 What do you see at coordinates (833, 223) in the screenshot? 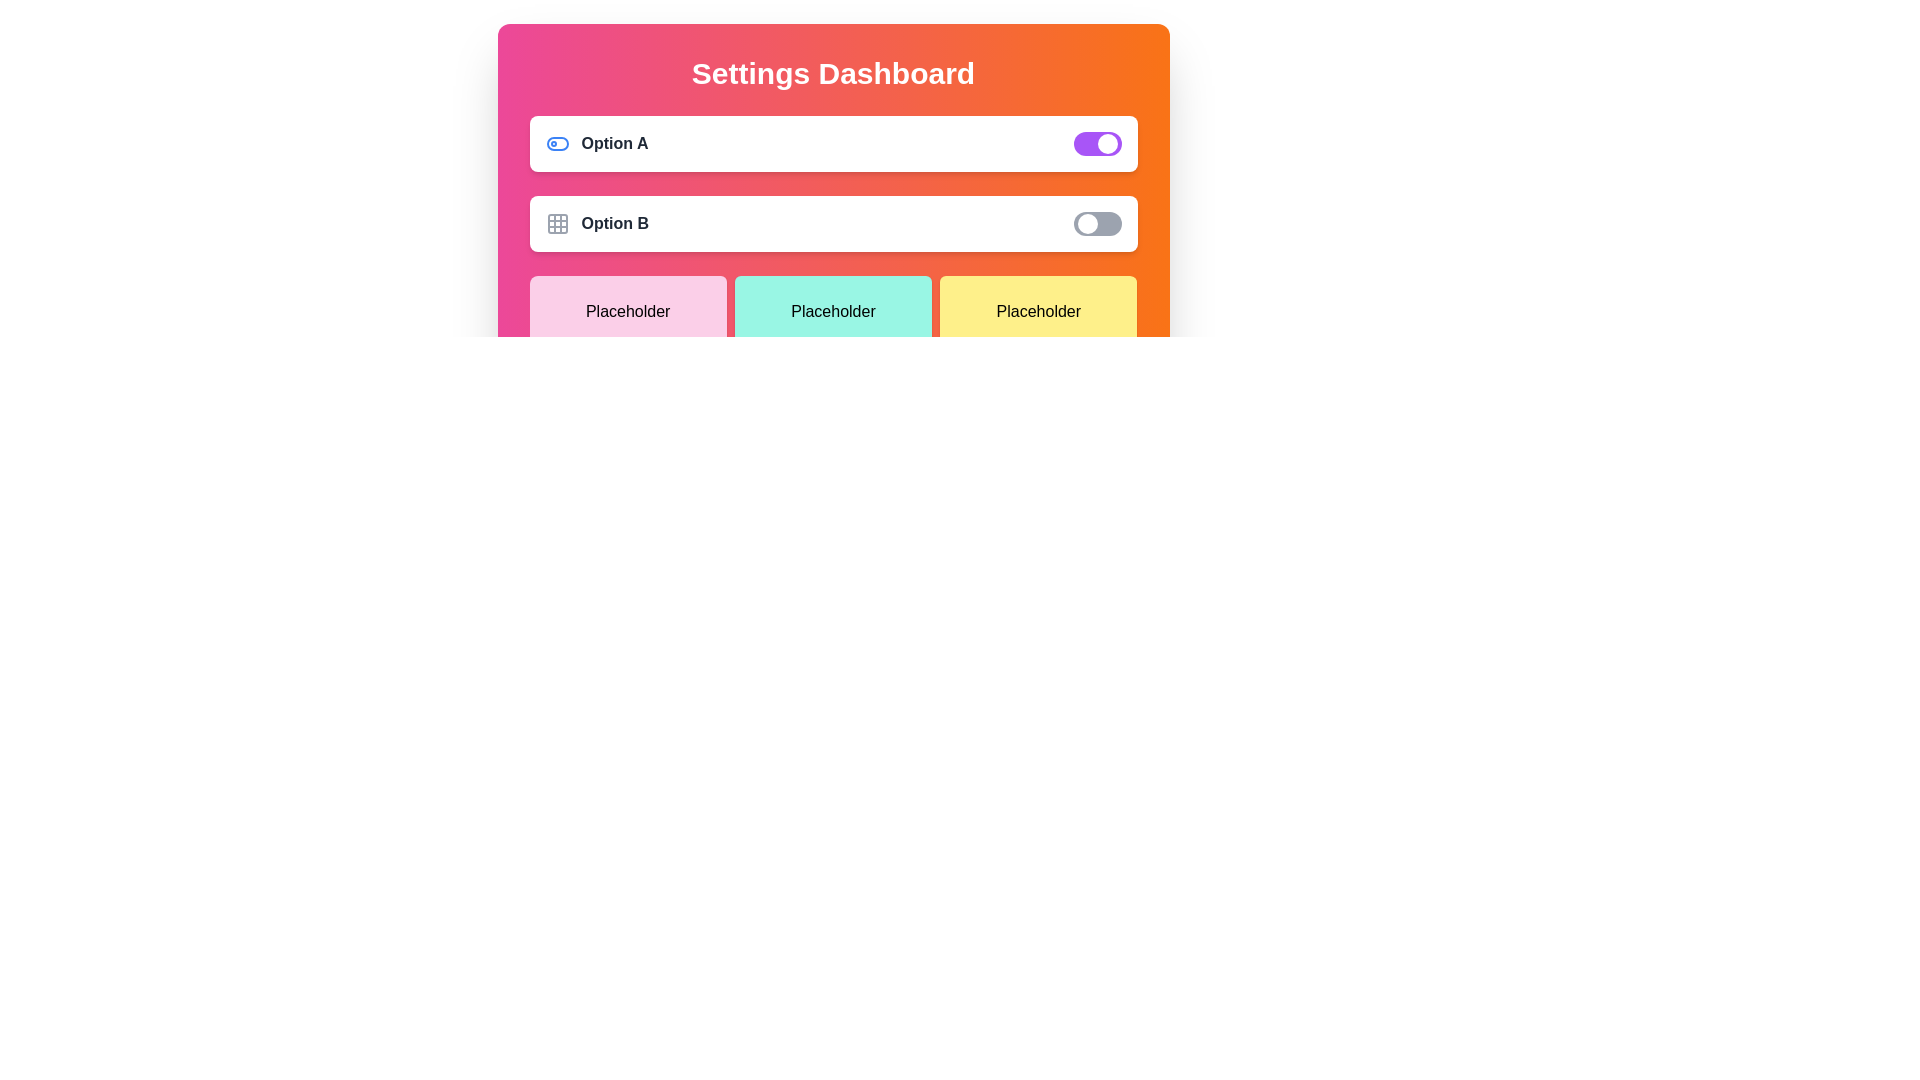
I see `the toggleable option labeled 'Option B'` at bounding box center [833, 223].